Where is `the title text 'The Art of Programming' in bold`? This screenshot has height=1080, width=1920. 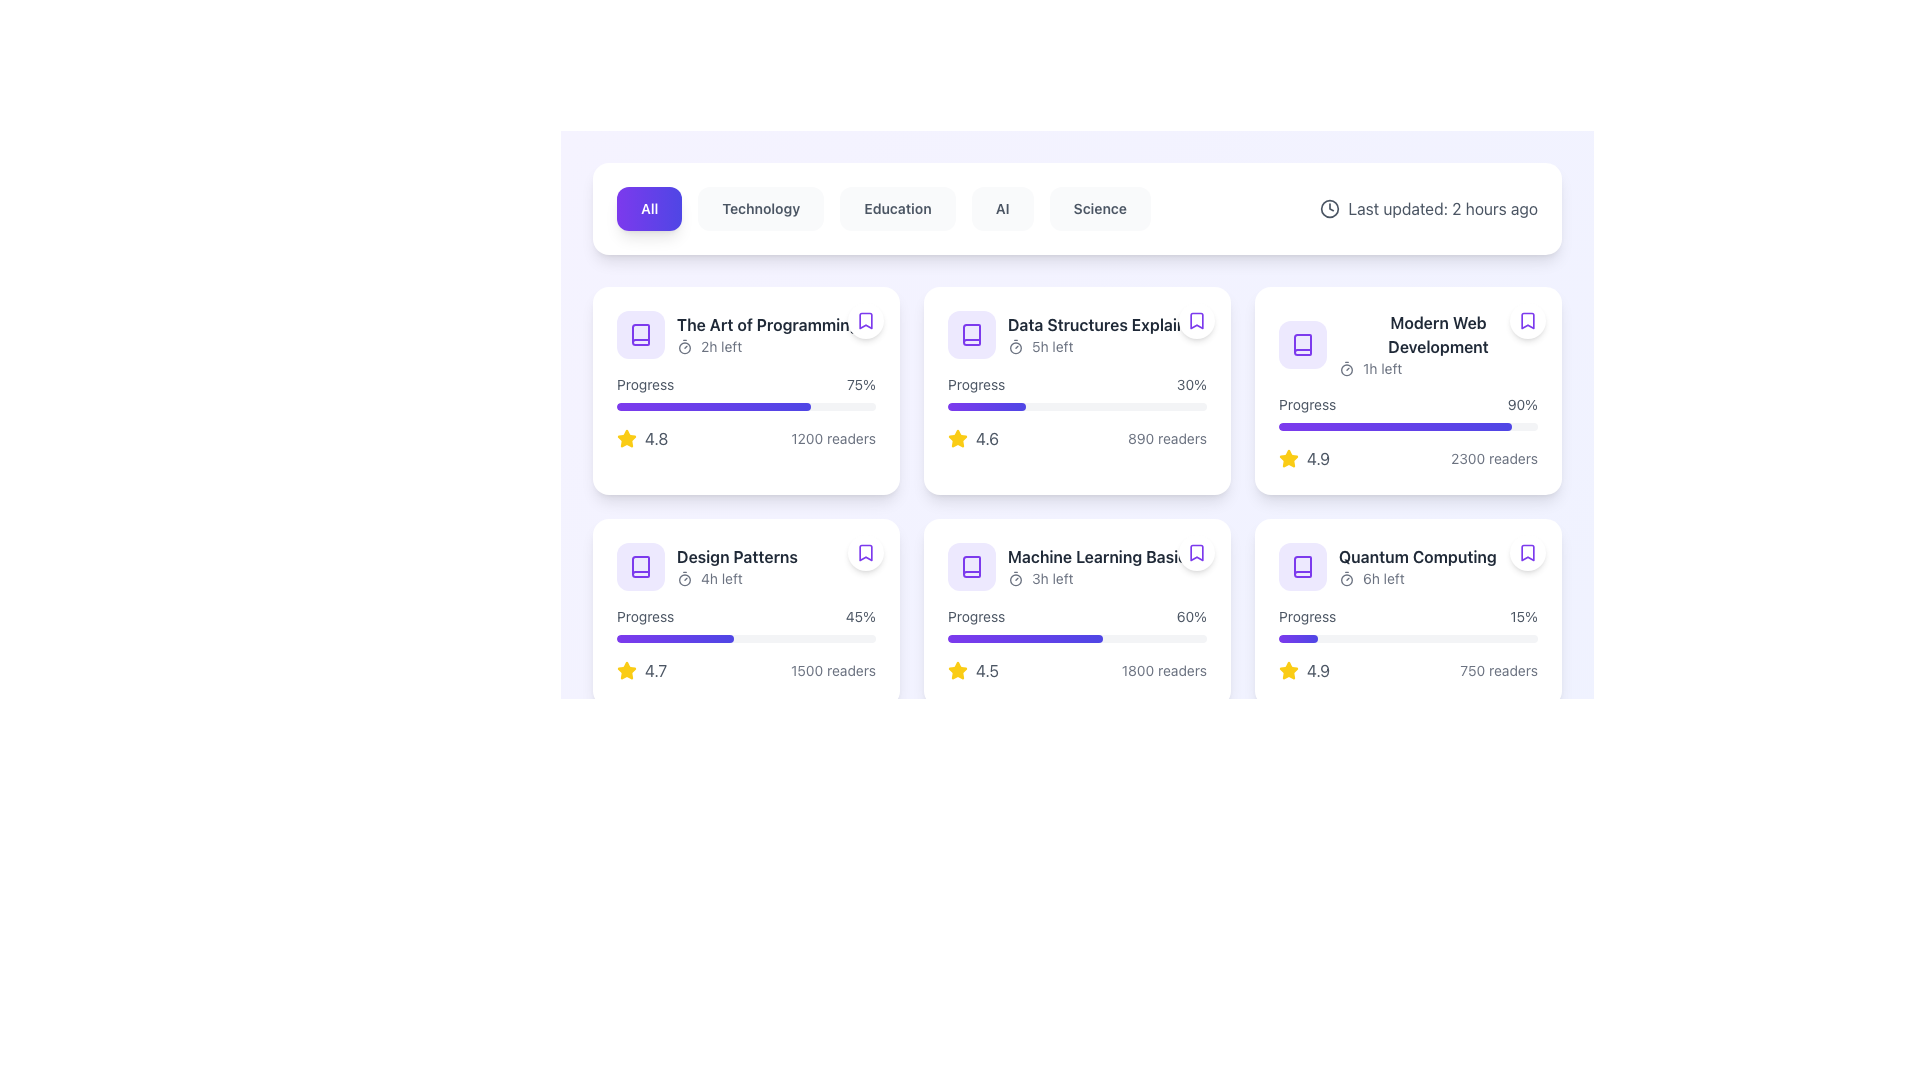
the title text 'The Art of Programming' in bold is located at coordinates (745, 334).